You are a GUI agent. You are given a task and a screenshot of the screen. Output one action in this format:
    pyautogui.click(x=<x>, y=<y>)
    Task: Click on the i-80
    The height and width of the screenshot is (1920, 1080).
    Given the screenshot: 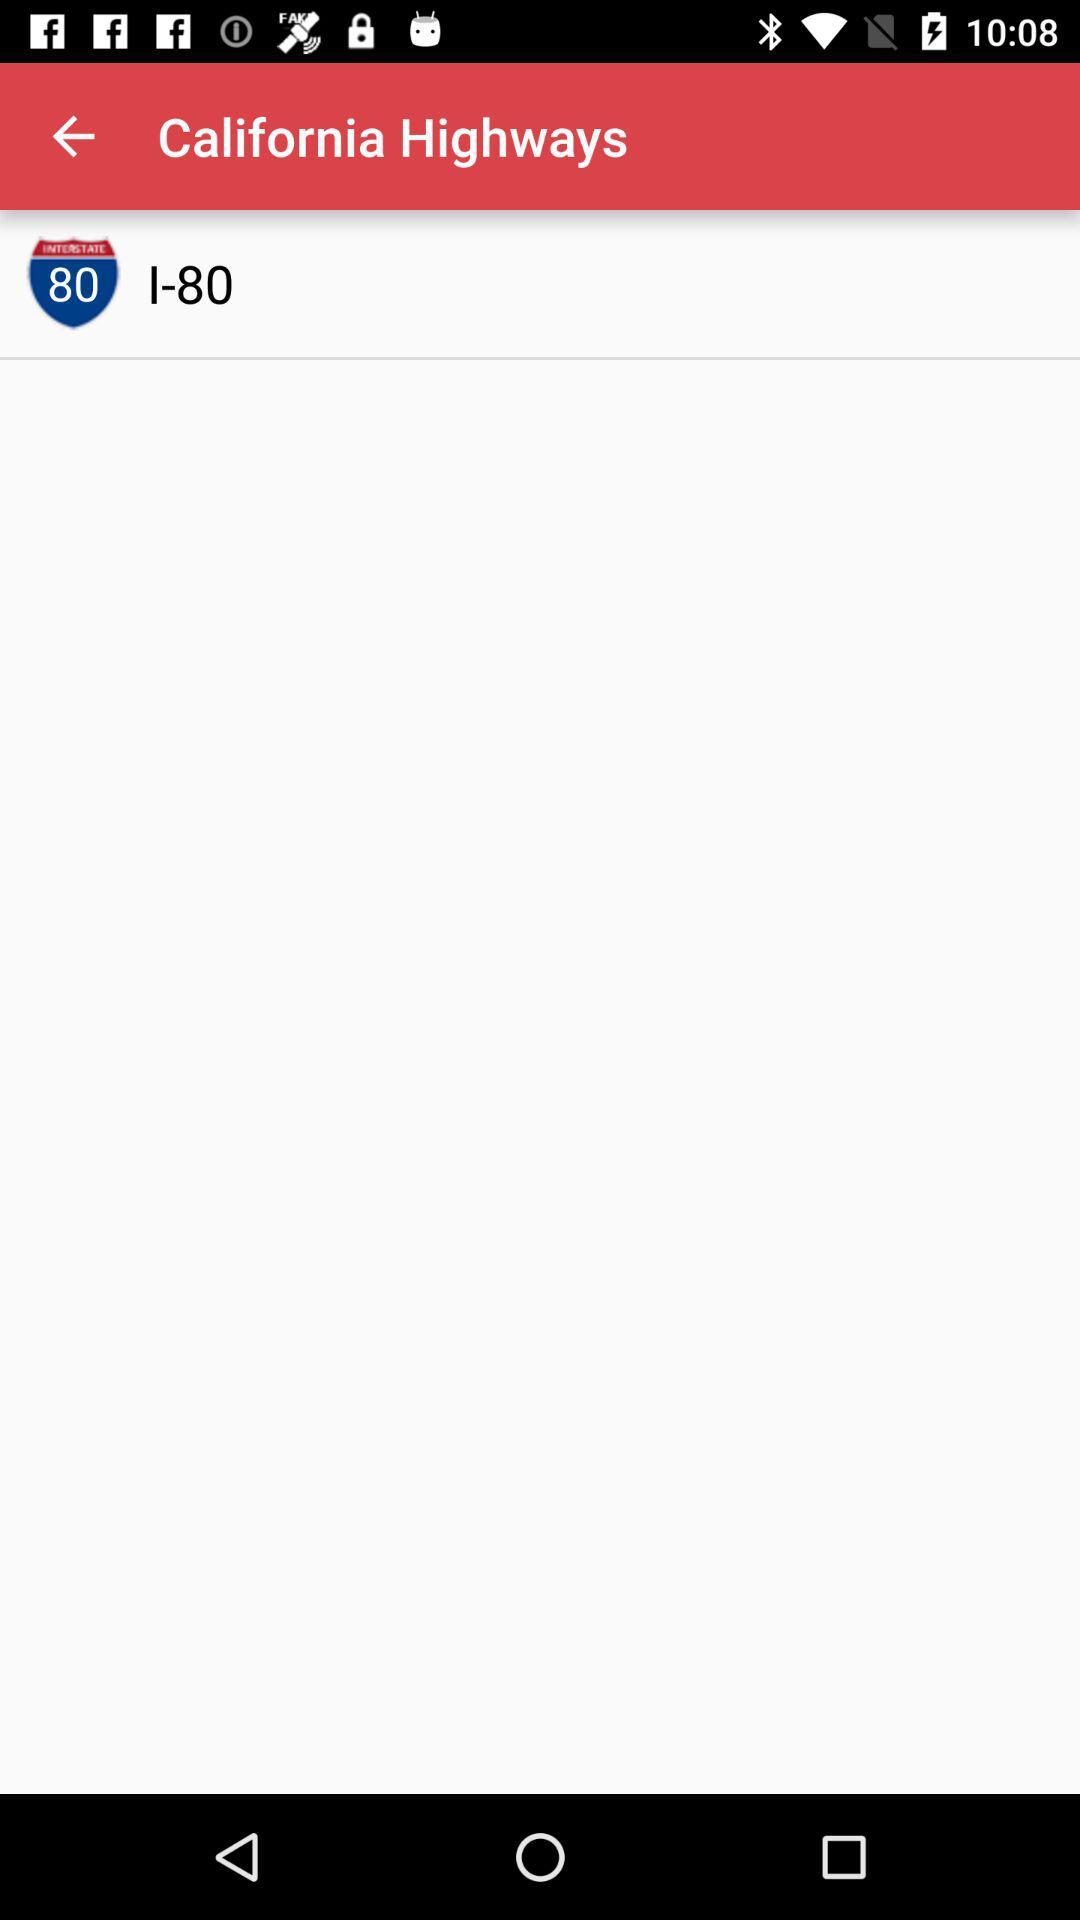 What is the action you would take?
    pyautogui.click(x=190, y=282)
    